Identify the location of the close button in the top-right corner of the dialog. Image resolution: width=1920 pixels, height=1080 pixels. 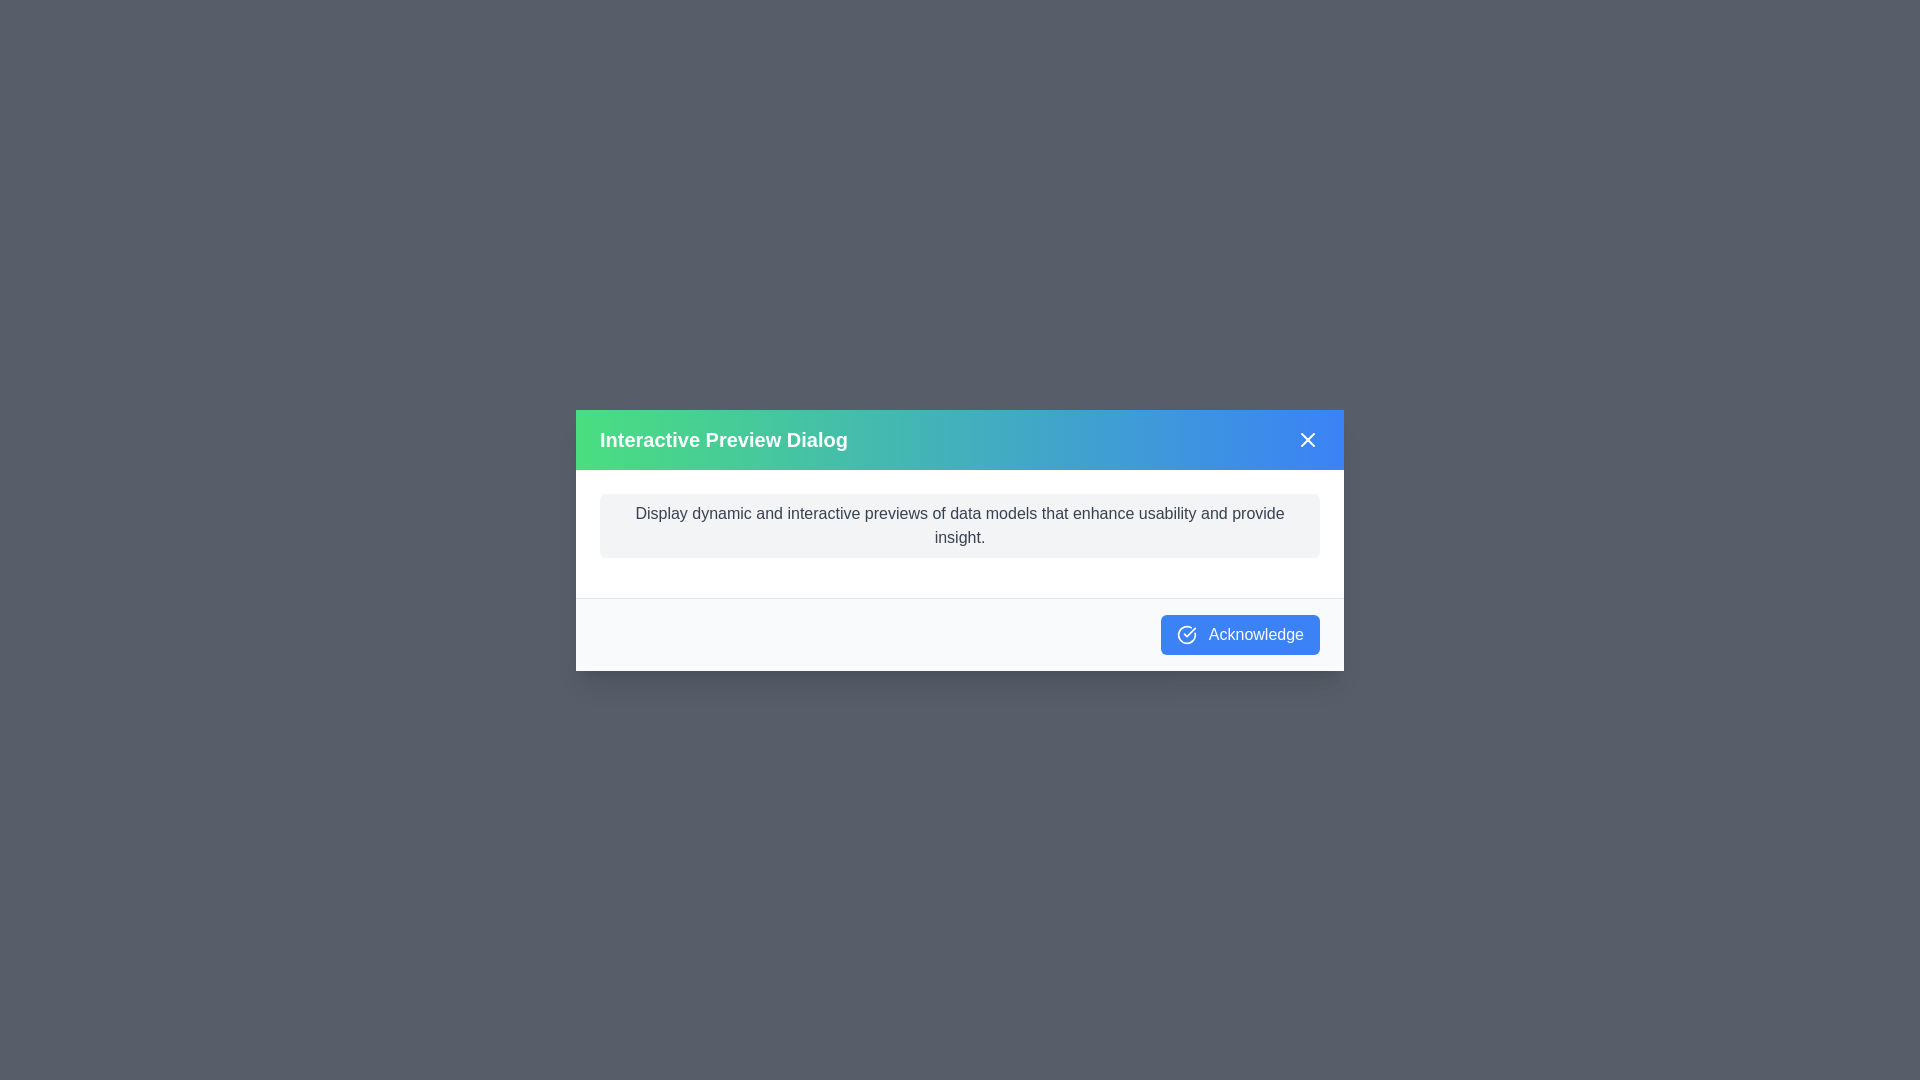
(1308, 438).